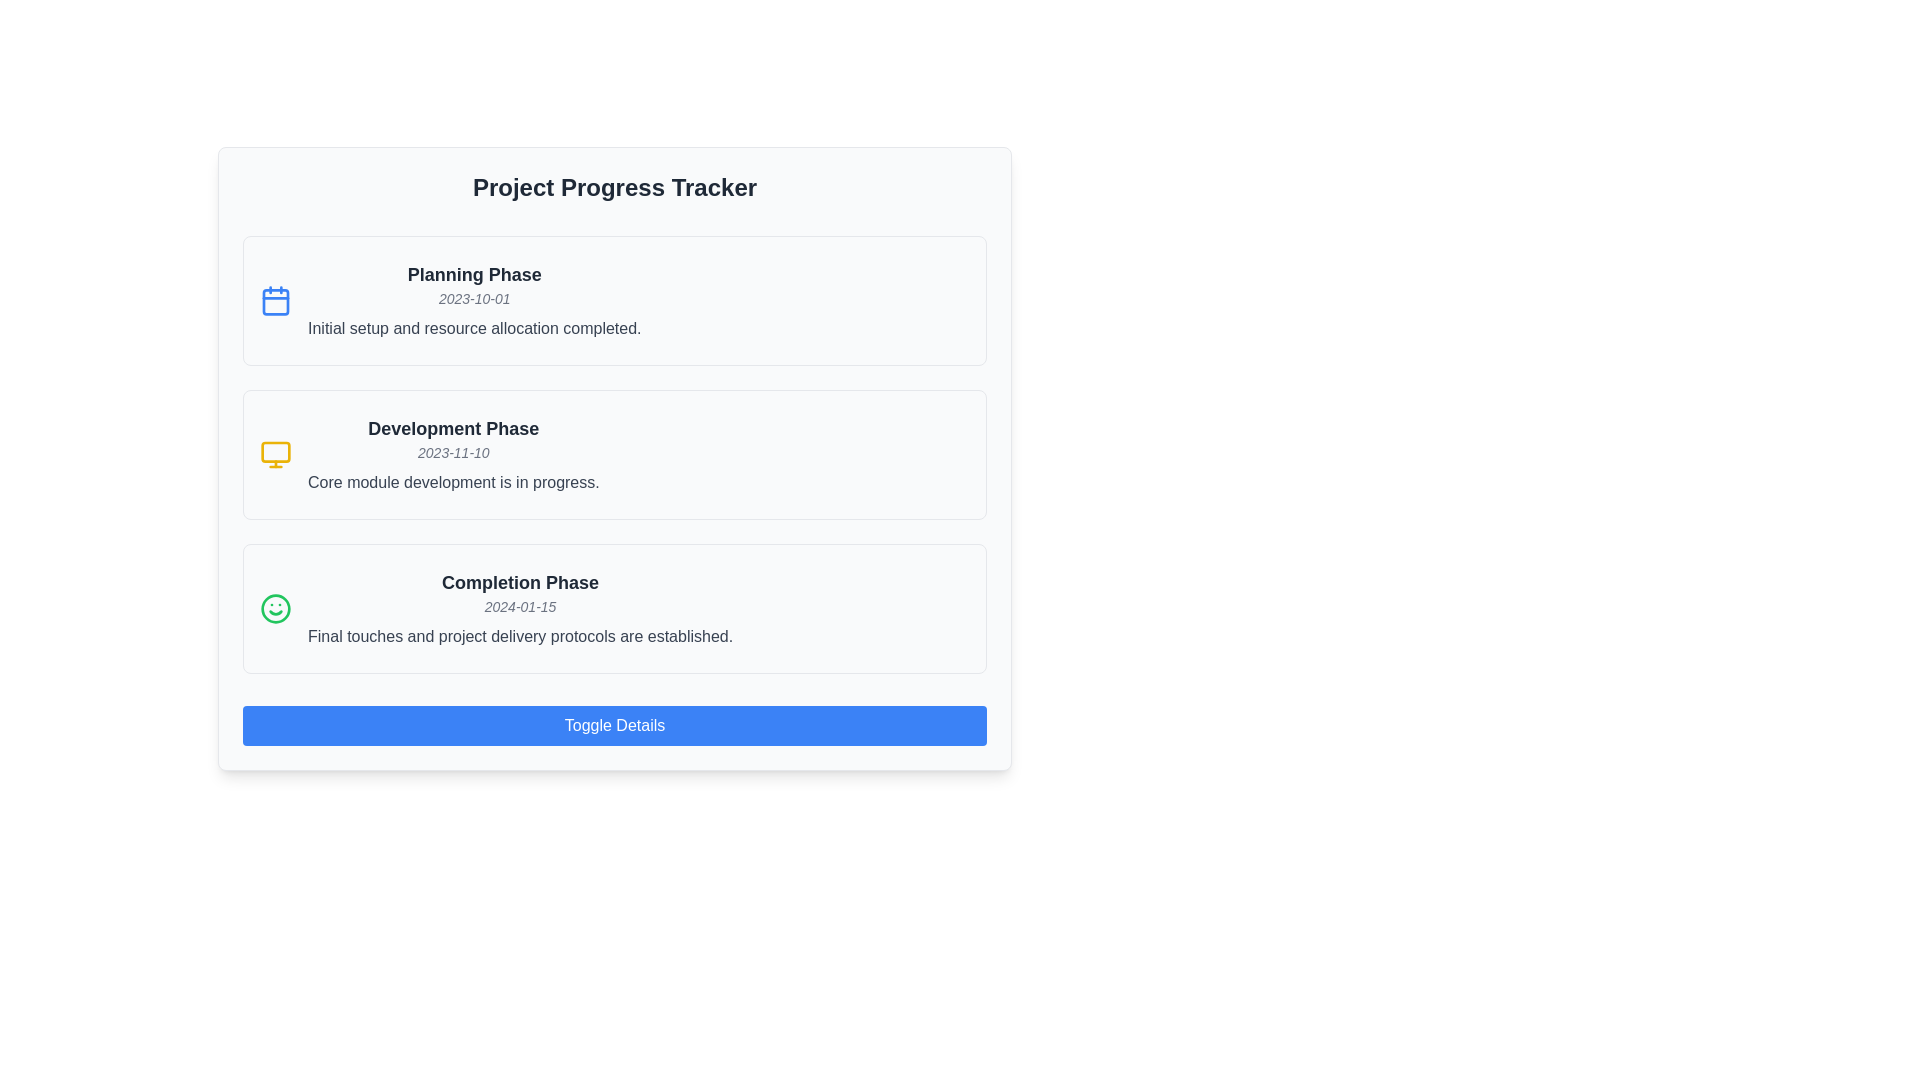 This screenshot has width=1920, height=1080. Describe the element at coordinates (274, 608) in the screenshot. I see `the smile icon positioned to the left of the 'Completion Phase' title and description in the third section of the phases` at that location.